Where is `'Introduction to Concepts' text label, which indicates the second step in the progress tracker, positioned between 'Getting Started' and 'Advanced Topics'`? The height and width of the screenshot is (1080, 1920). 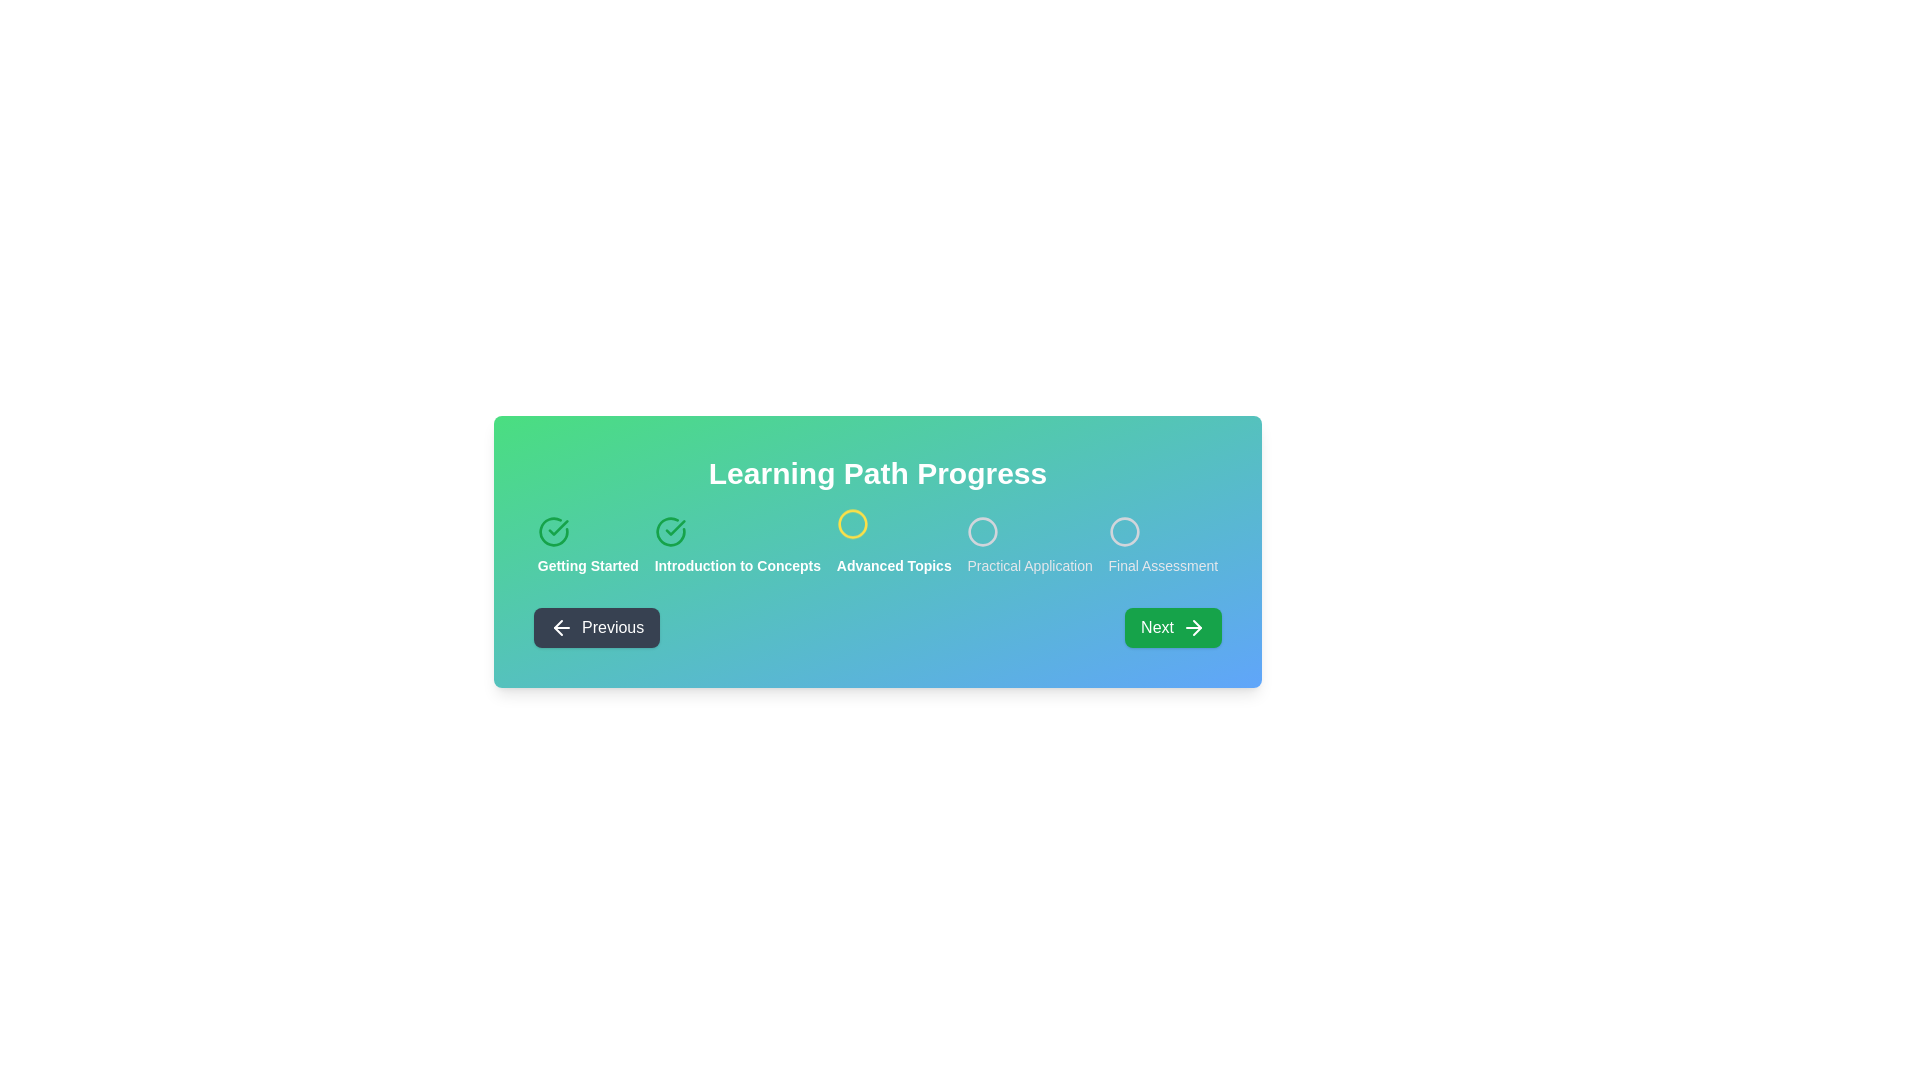 'Introduction to Concepts' text label, which indicates the second step in the progress tracker, positioned between 'Getting Started' and 'Advanced Topics' is located at coordinates (736, 566).